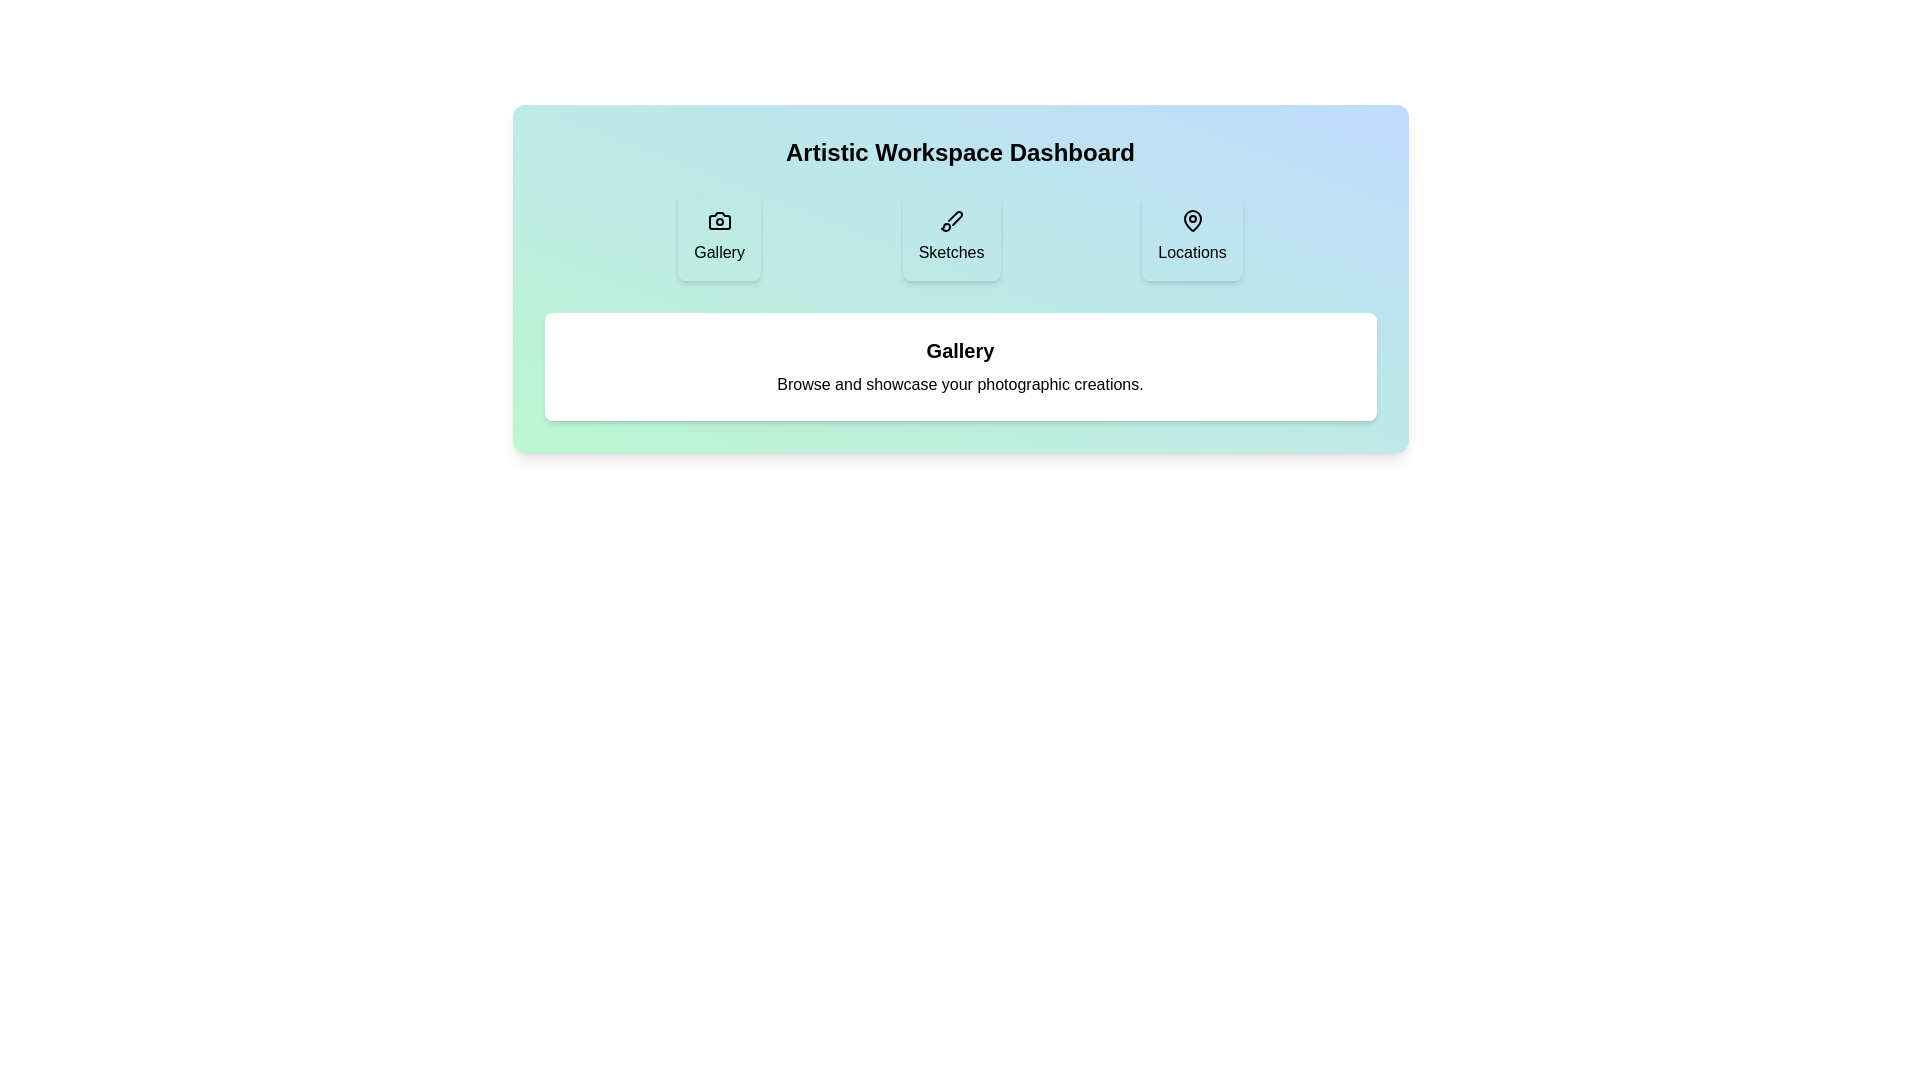 The width and height of the screenshot is (1920, 1080). Describe the element at coordinates (719, 235) in the screenshot. I see `the tab labeled 'Gallery' to observe its hover effect` at that location.